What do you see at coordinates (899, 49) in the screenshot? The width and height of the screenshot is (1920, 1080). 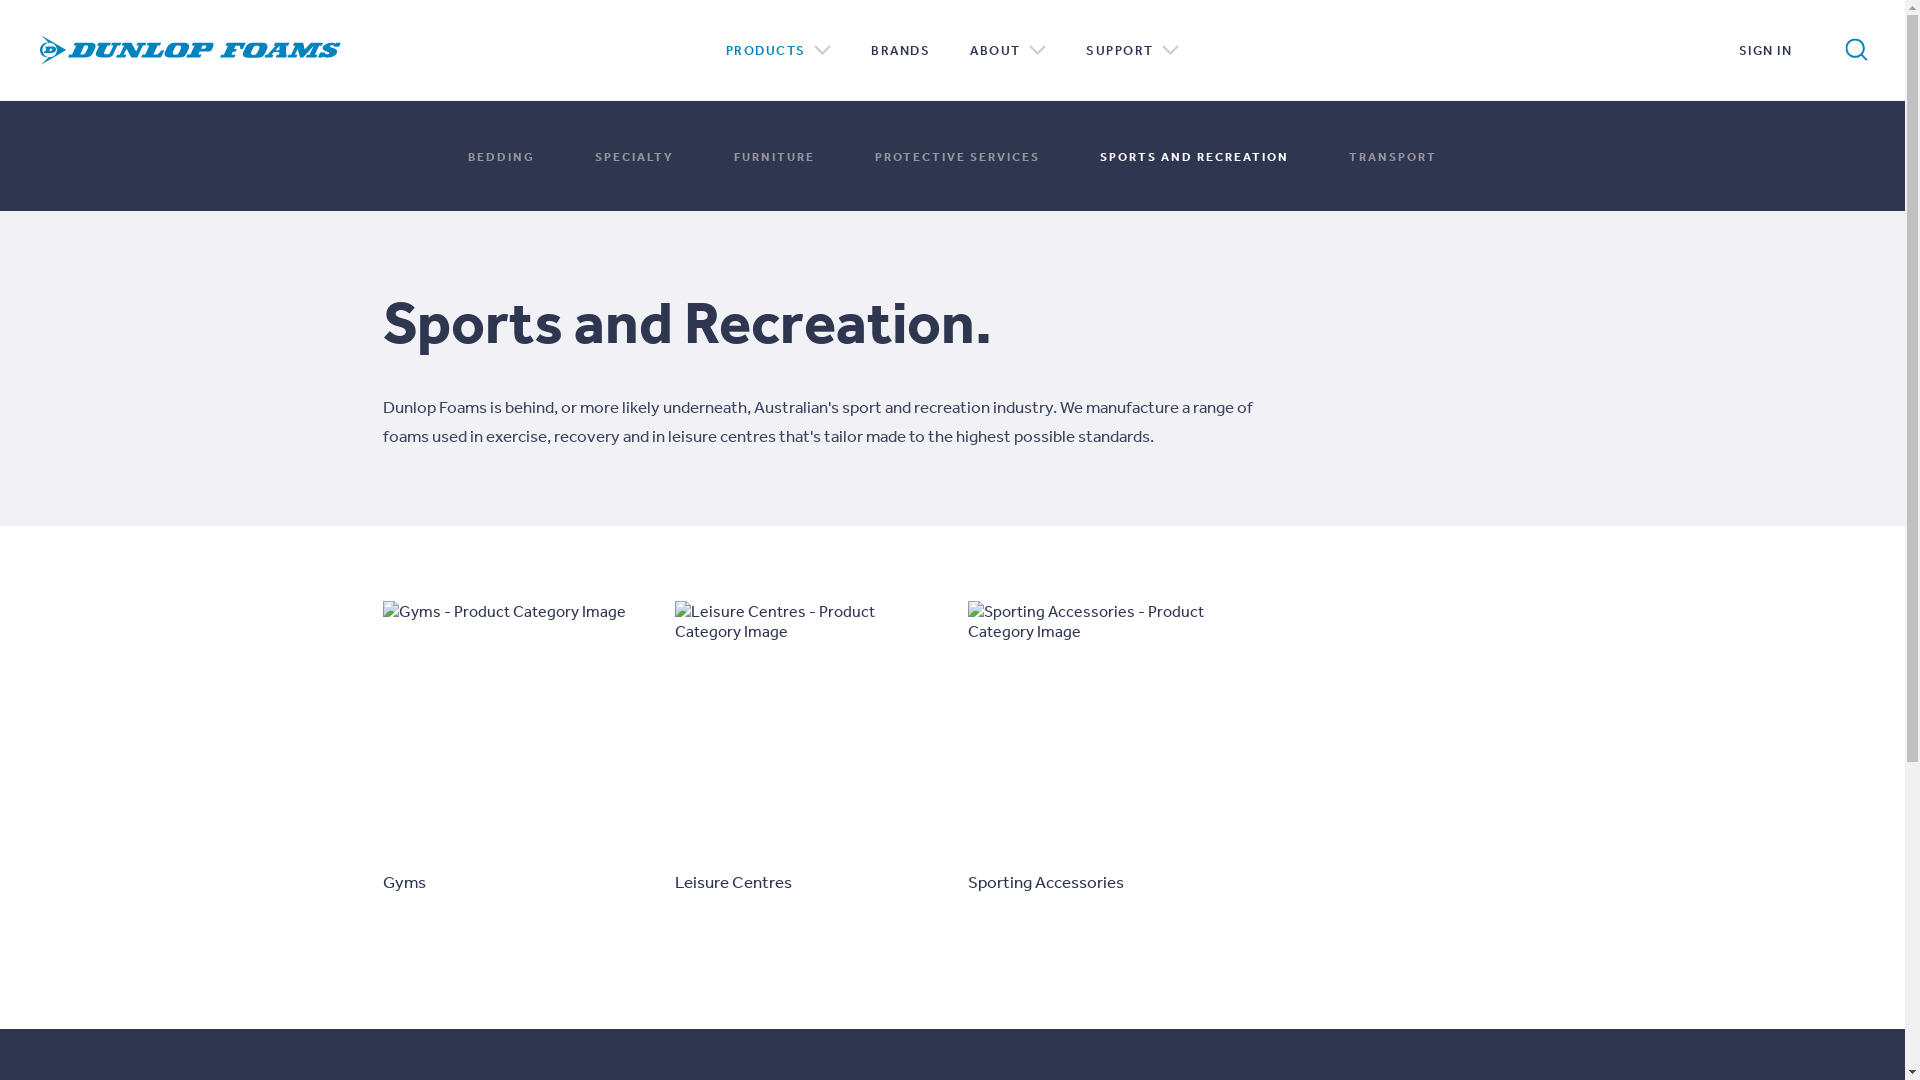 I see `'BRANDS'` at bounding box center [899, 49].